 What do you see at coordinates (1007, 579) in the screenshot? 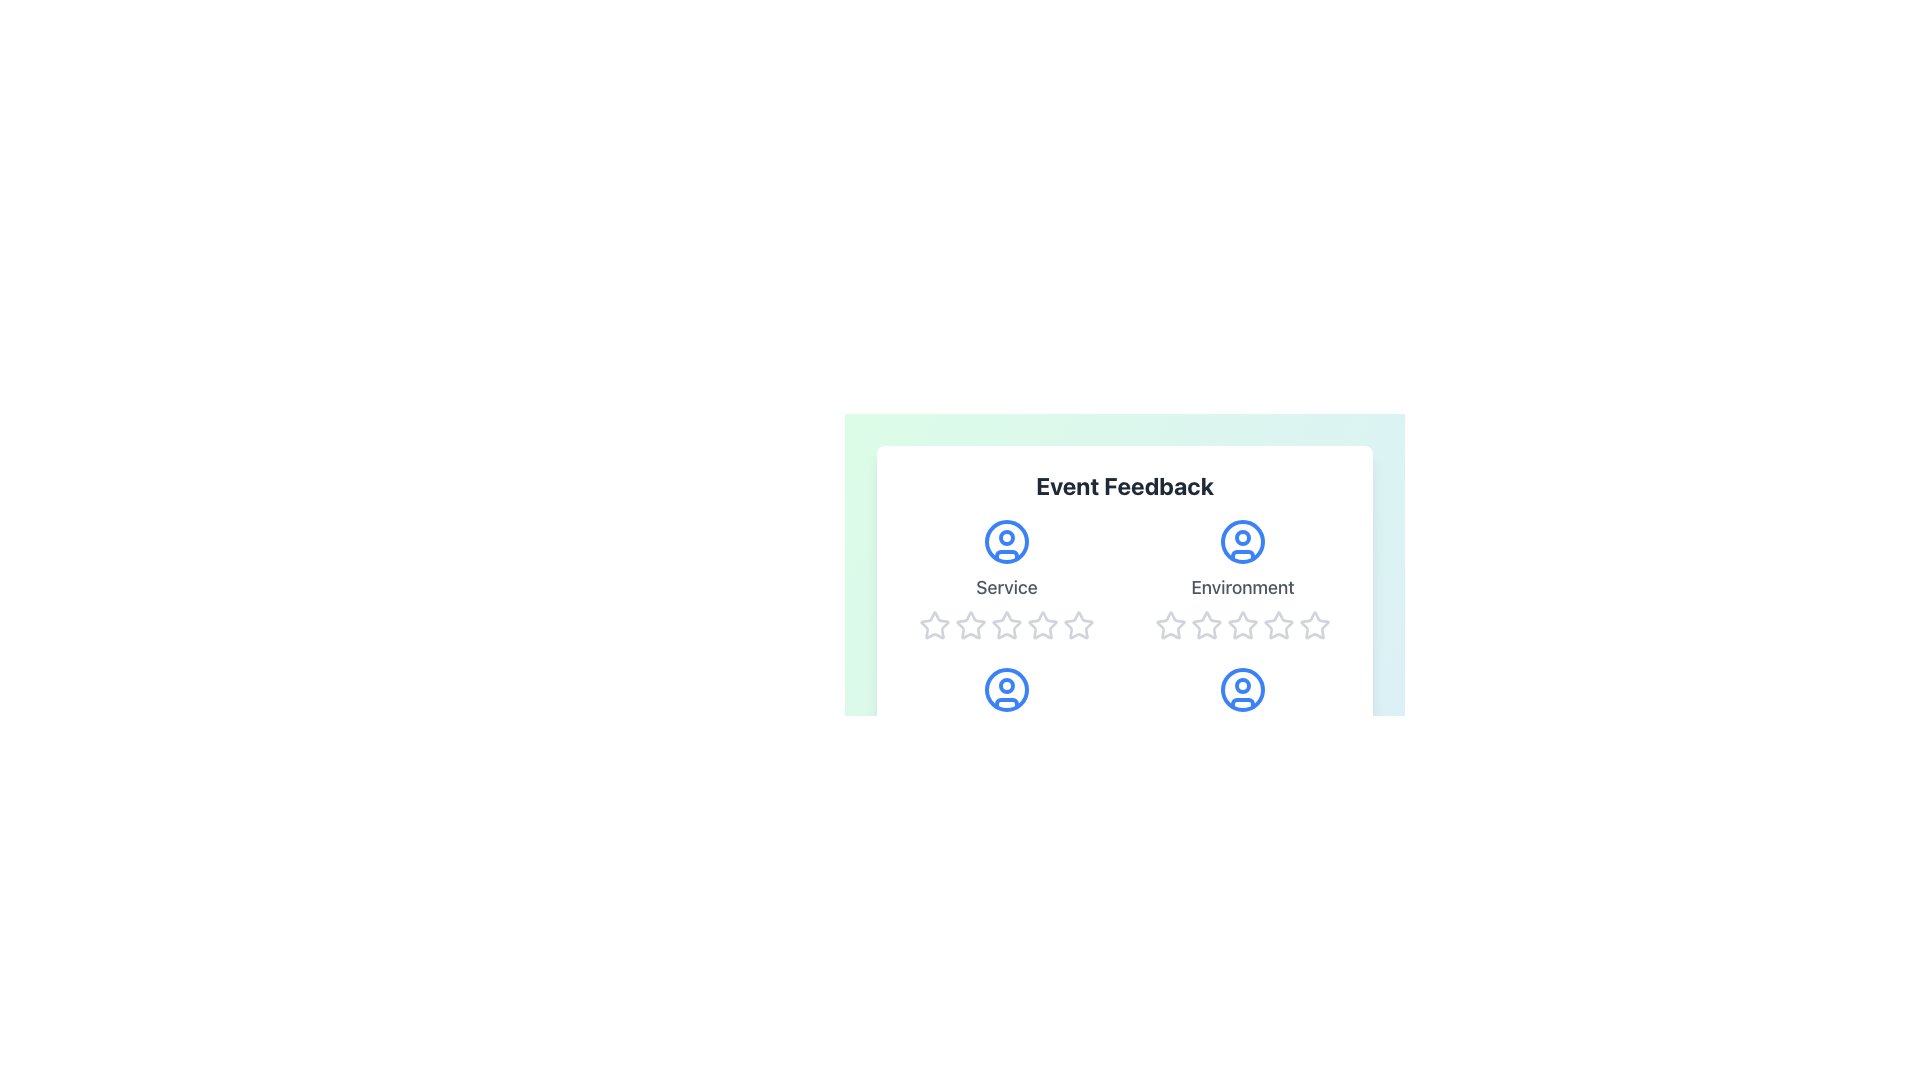
I see `the 'Service' feedback component` at bounding box center [1007, 579].